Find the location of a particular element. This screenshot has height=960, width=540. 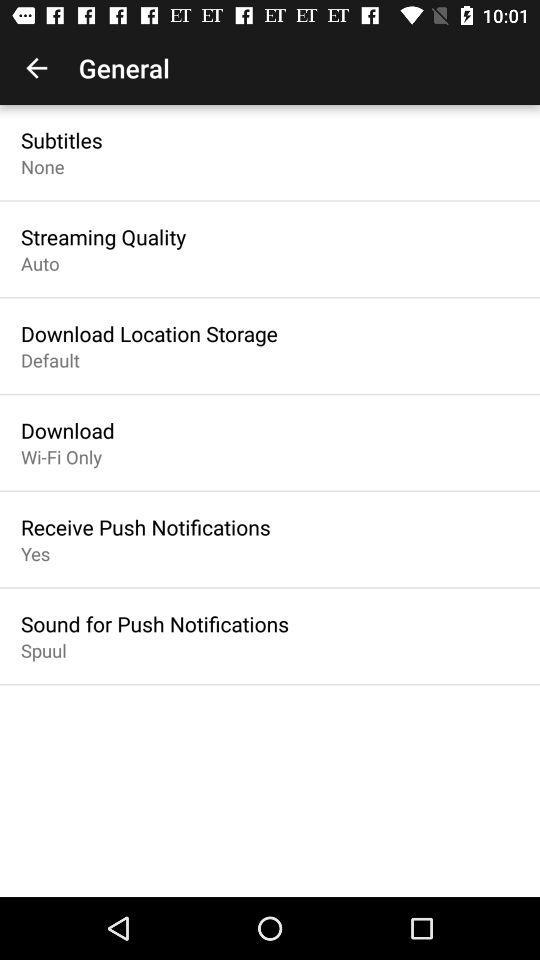

the yes is located at coordinates (35, 553).